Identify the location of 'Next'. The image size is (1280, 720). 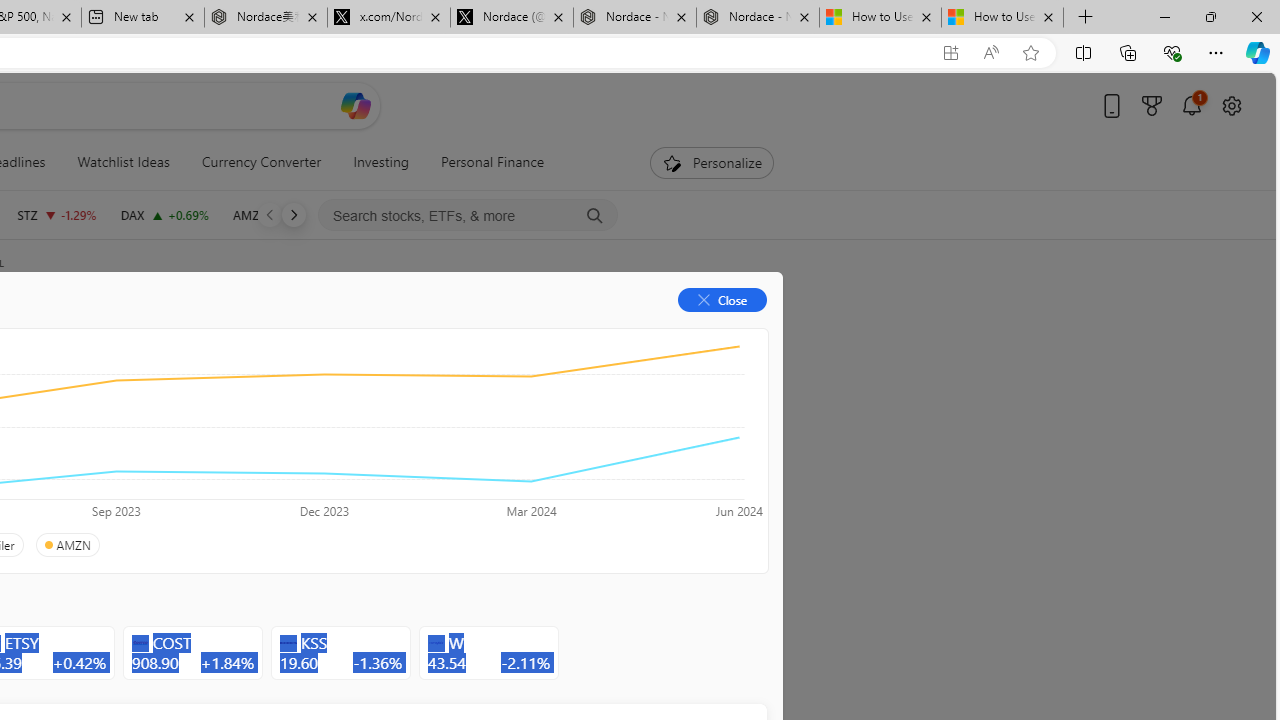
(292, 214).